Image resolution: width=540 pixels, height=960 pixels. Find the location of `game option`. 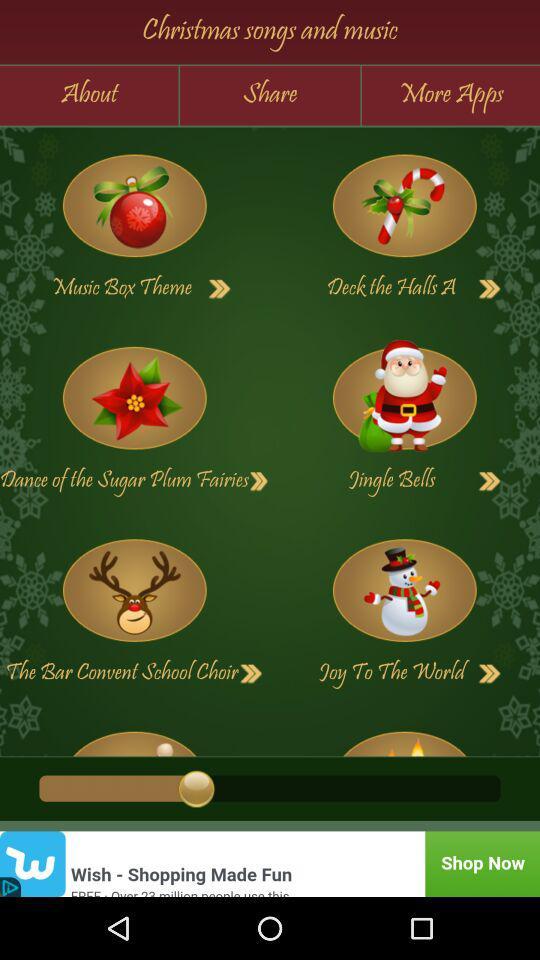

game option is located at coordinates (134, 206).